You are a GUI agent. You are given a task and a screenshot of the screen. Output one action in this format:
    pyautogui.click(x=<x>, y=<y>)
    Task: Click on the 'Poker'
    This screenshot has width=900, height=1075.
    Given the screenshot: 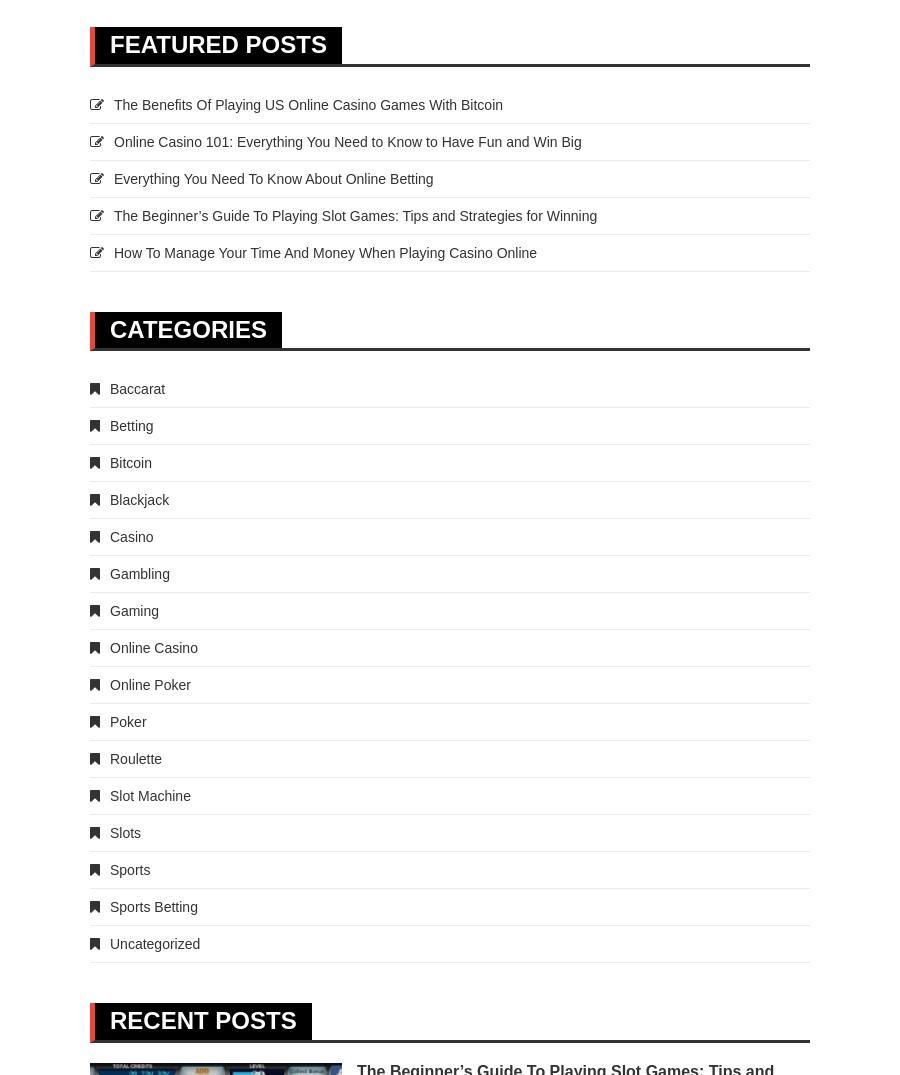 What is the action you would take?
    pyautogui.click(x=127, y=720)
    